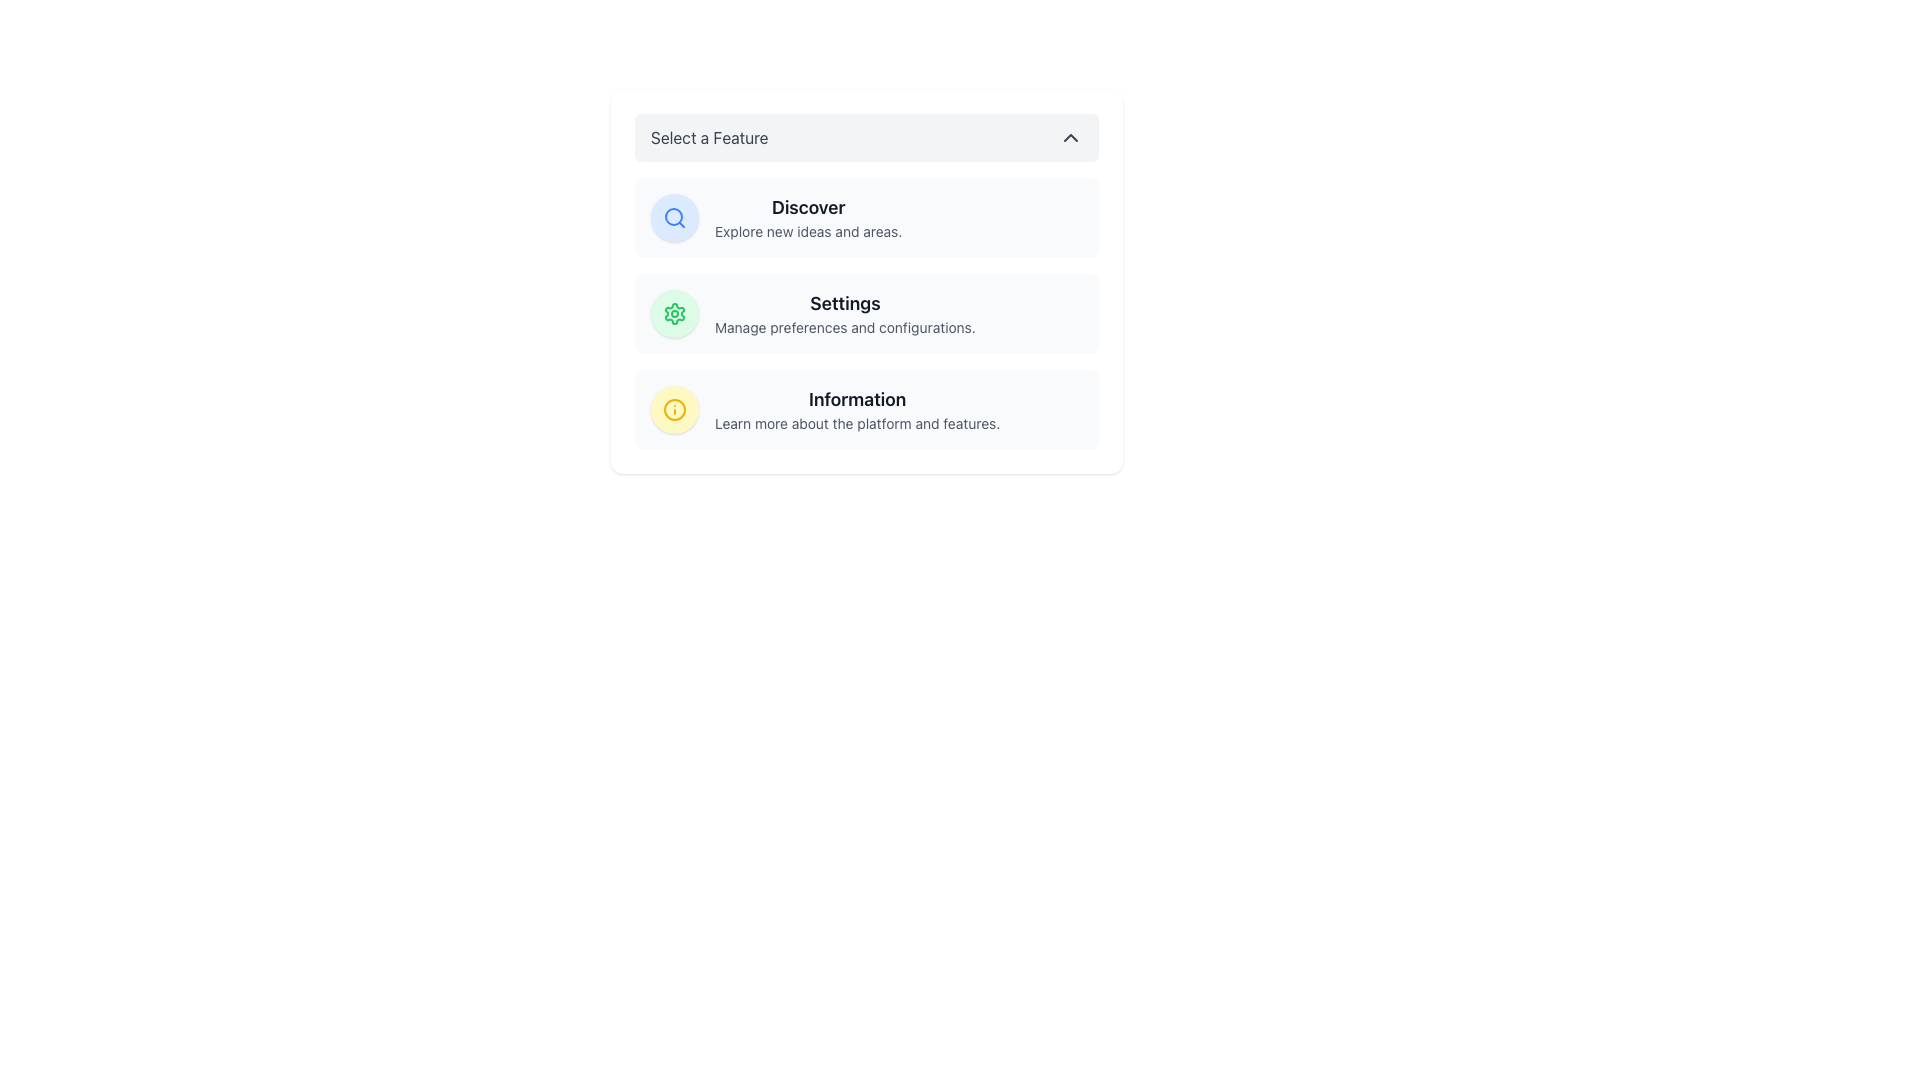 The height and width of the screenshot is (1080, 1920). What do you see at coordinates (867, 408) in the screenshot?
I see `the third List Group Item in the vertical list of options` at bounding box center [867, 408].